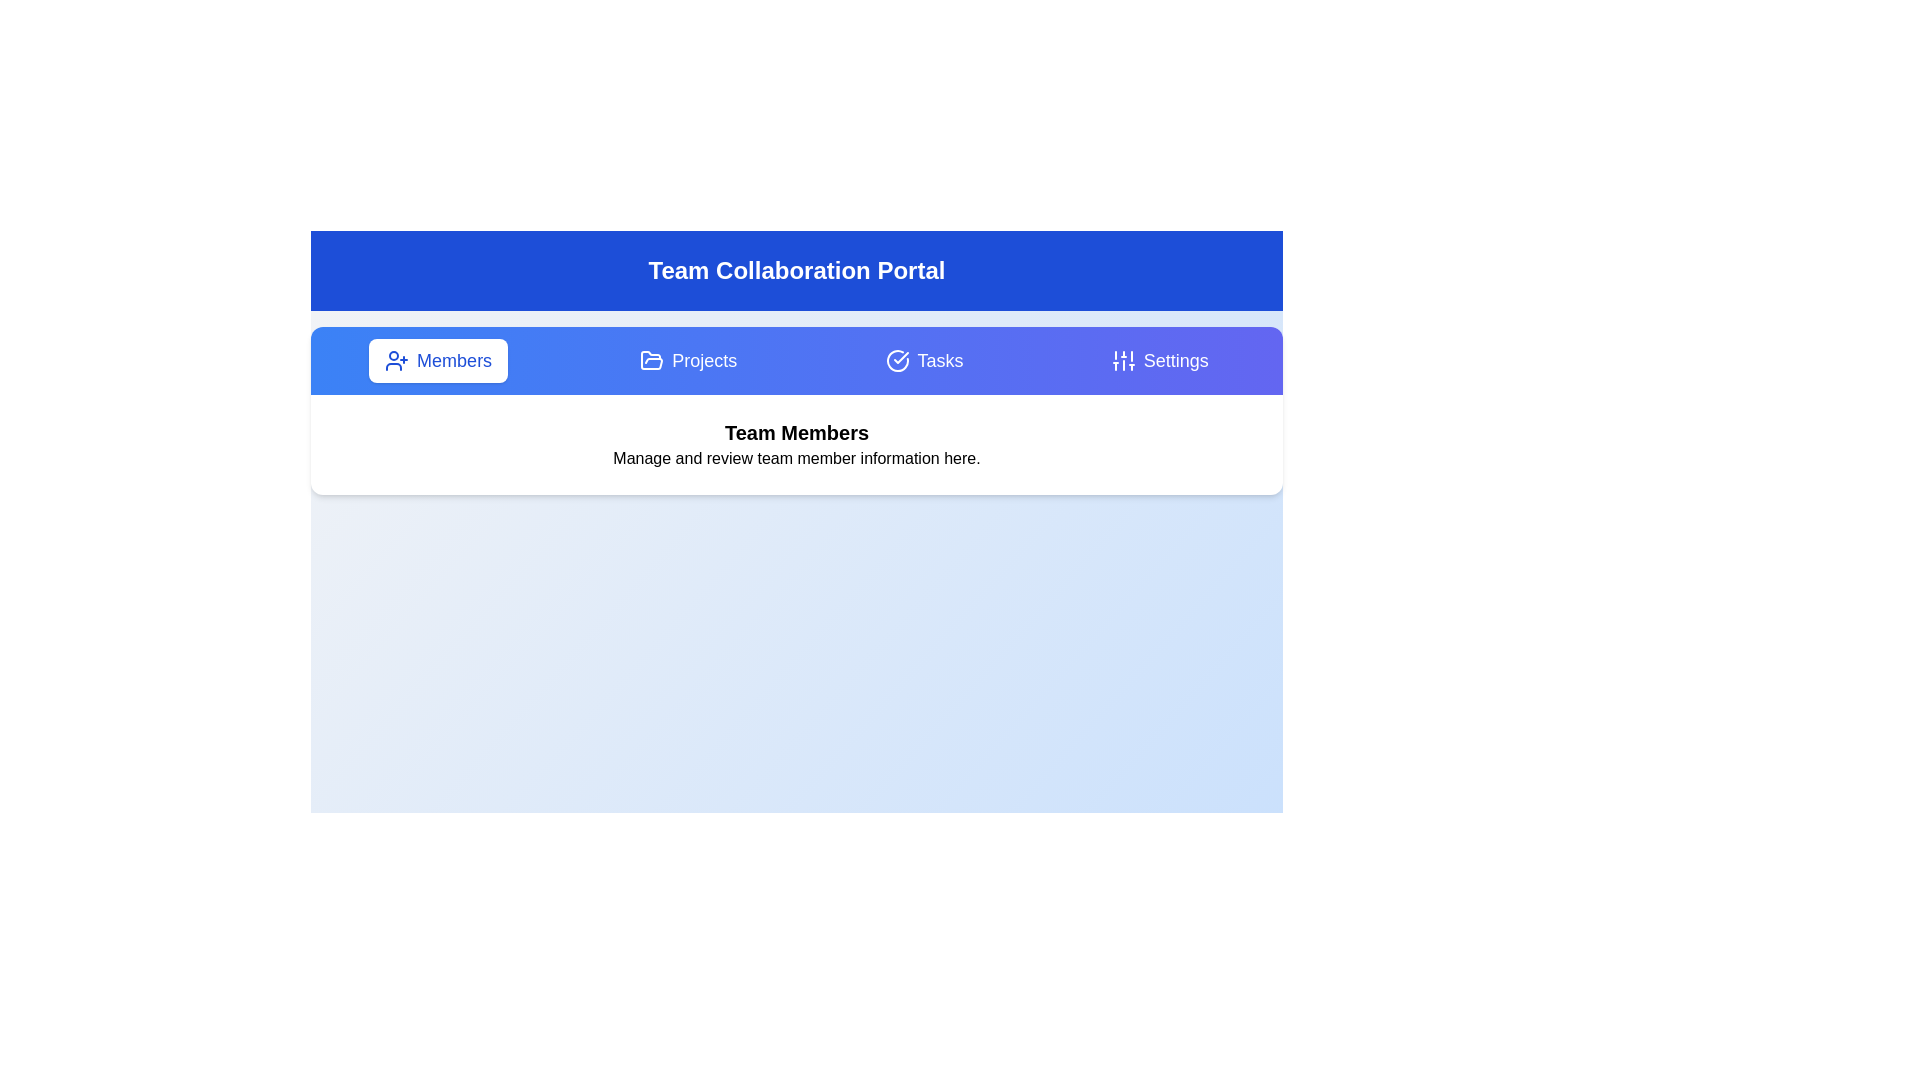  What do you see at coordinates (1123, 361) in the screenshot?
I see `the vertical sliders icon located inside the 'Settings' button, positioned before the text label 'Settings'` at bounding box center [1123, 361].